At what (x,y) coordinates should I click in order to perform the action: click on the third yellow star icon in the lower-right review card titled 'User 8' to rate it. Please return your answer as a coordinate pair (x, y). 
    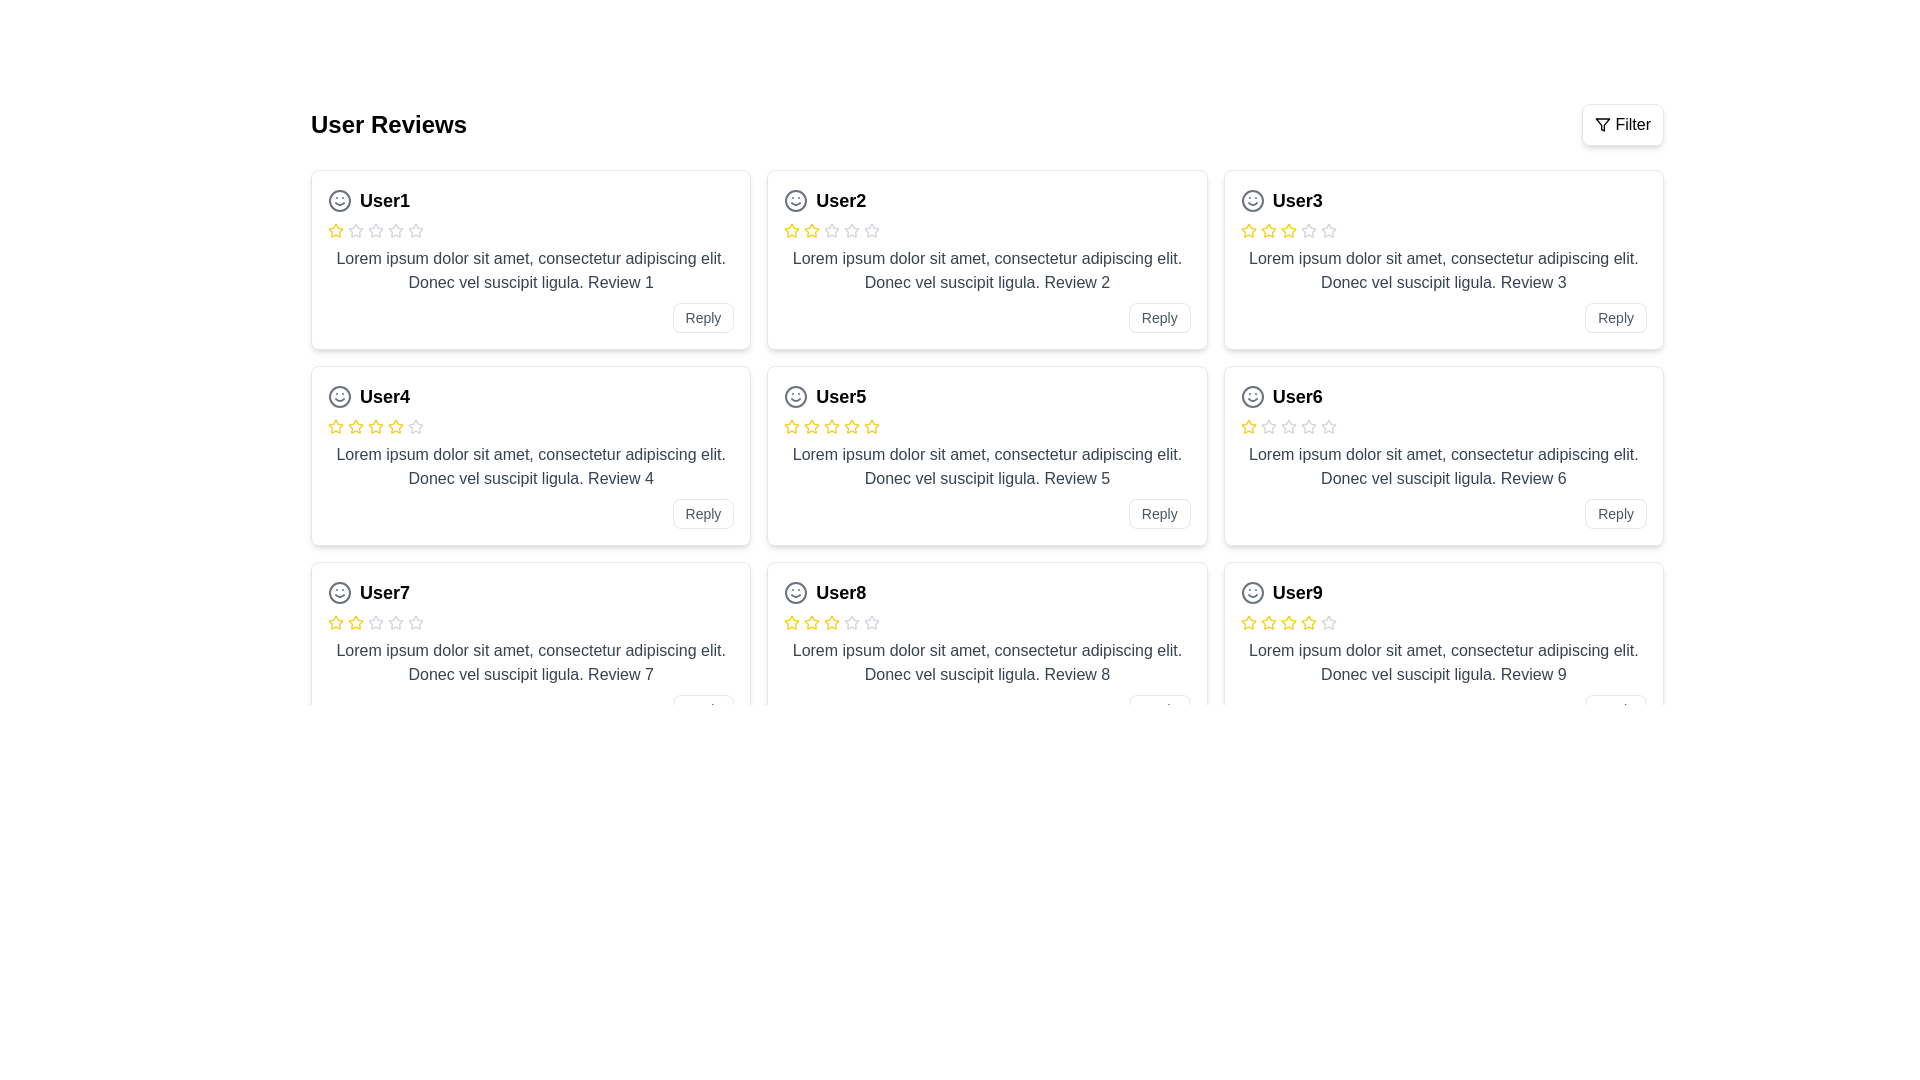
    Looking at the image, I should click on (791, 621).